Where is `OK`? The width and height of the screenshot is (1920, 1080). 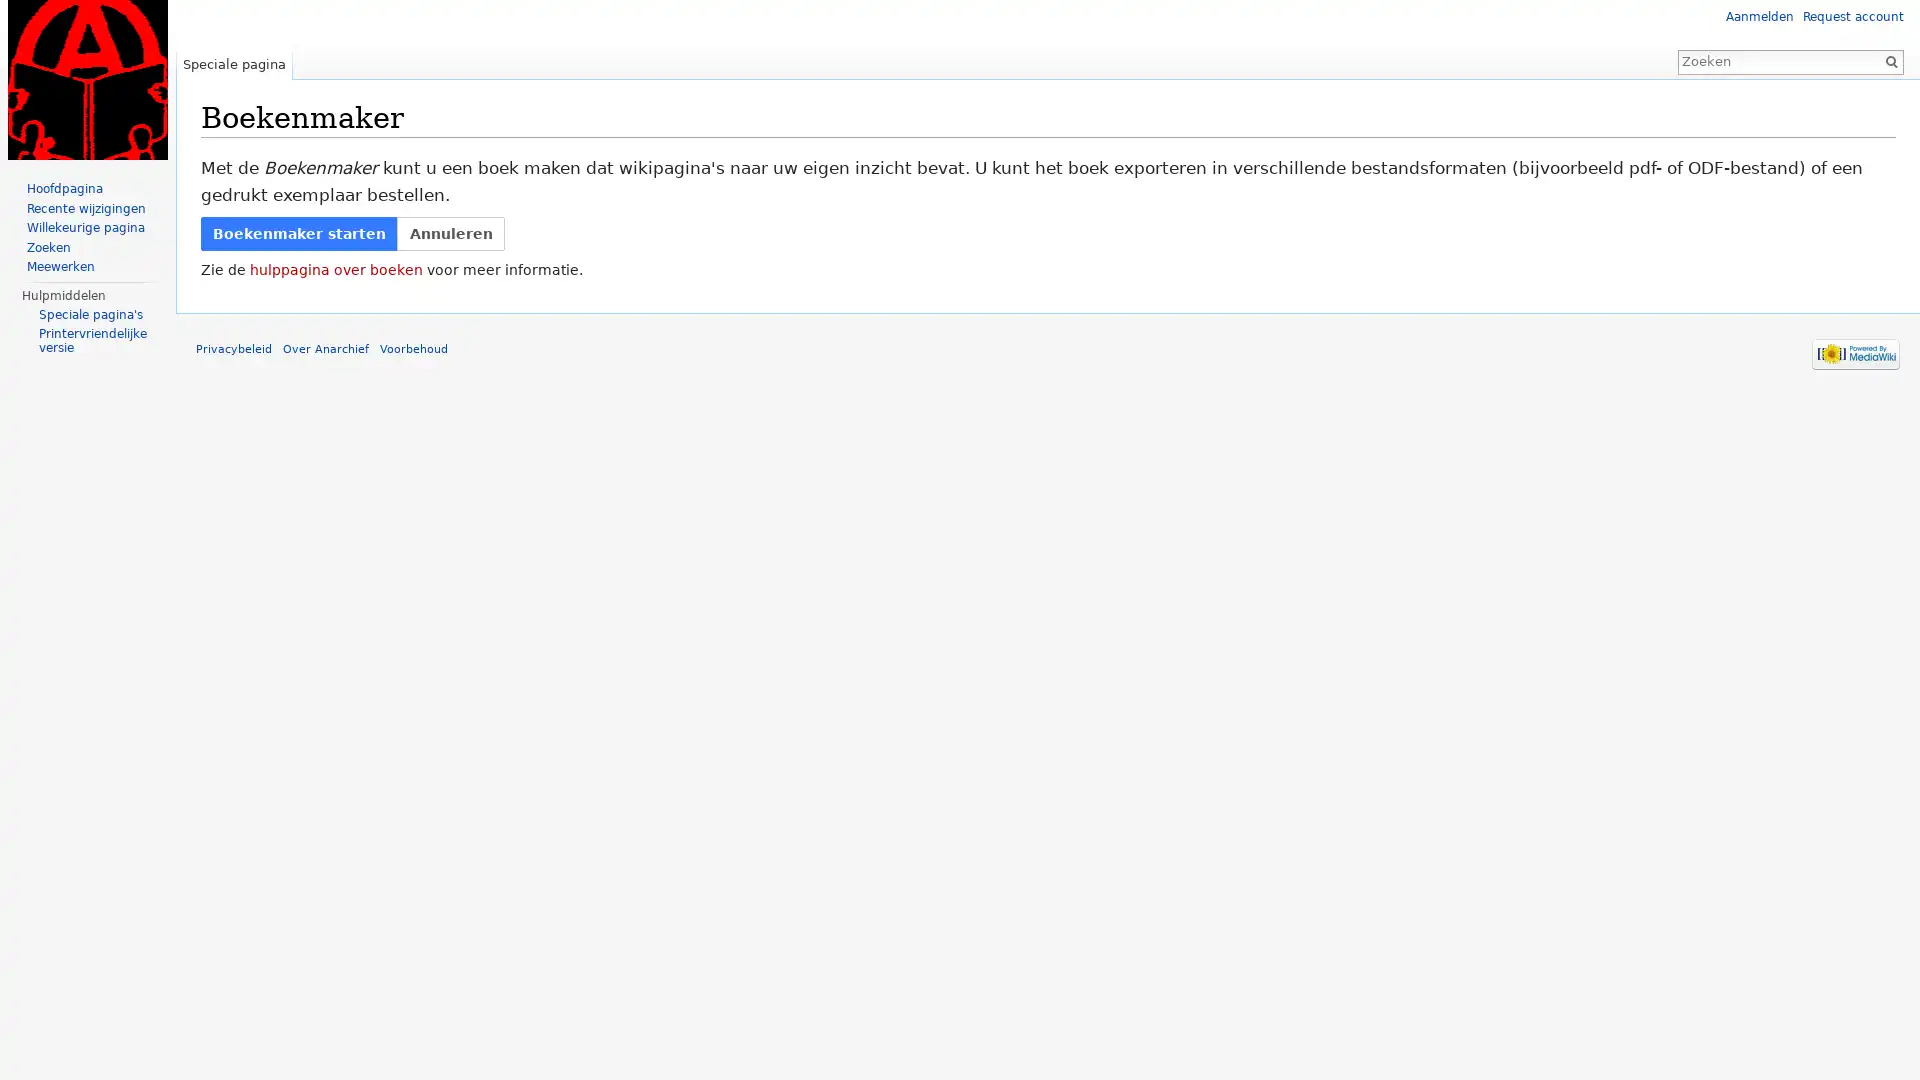 OK is located at coordinates (1890, 60).